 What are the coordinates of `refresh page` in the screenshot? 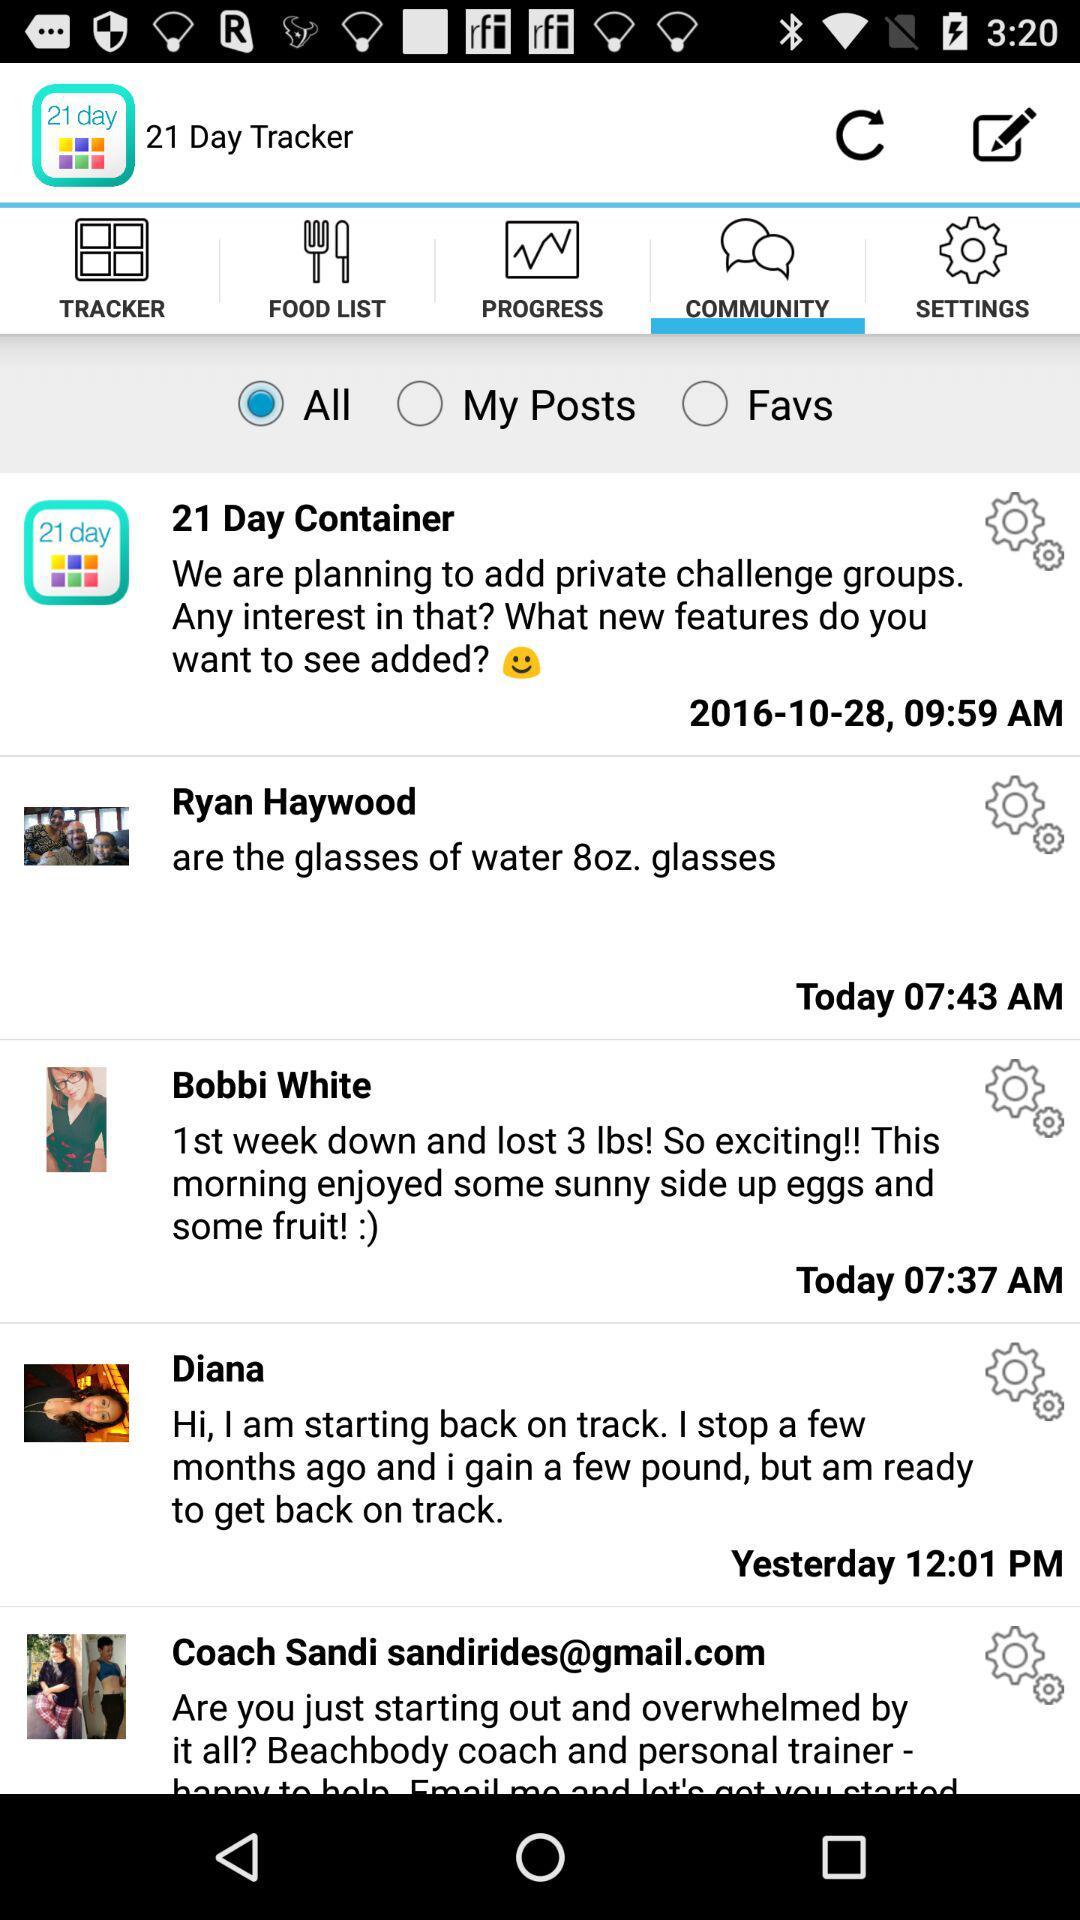 It's located at (858, 134).